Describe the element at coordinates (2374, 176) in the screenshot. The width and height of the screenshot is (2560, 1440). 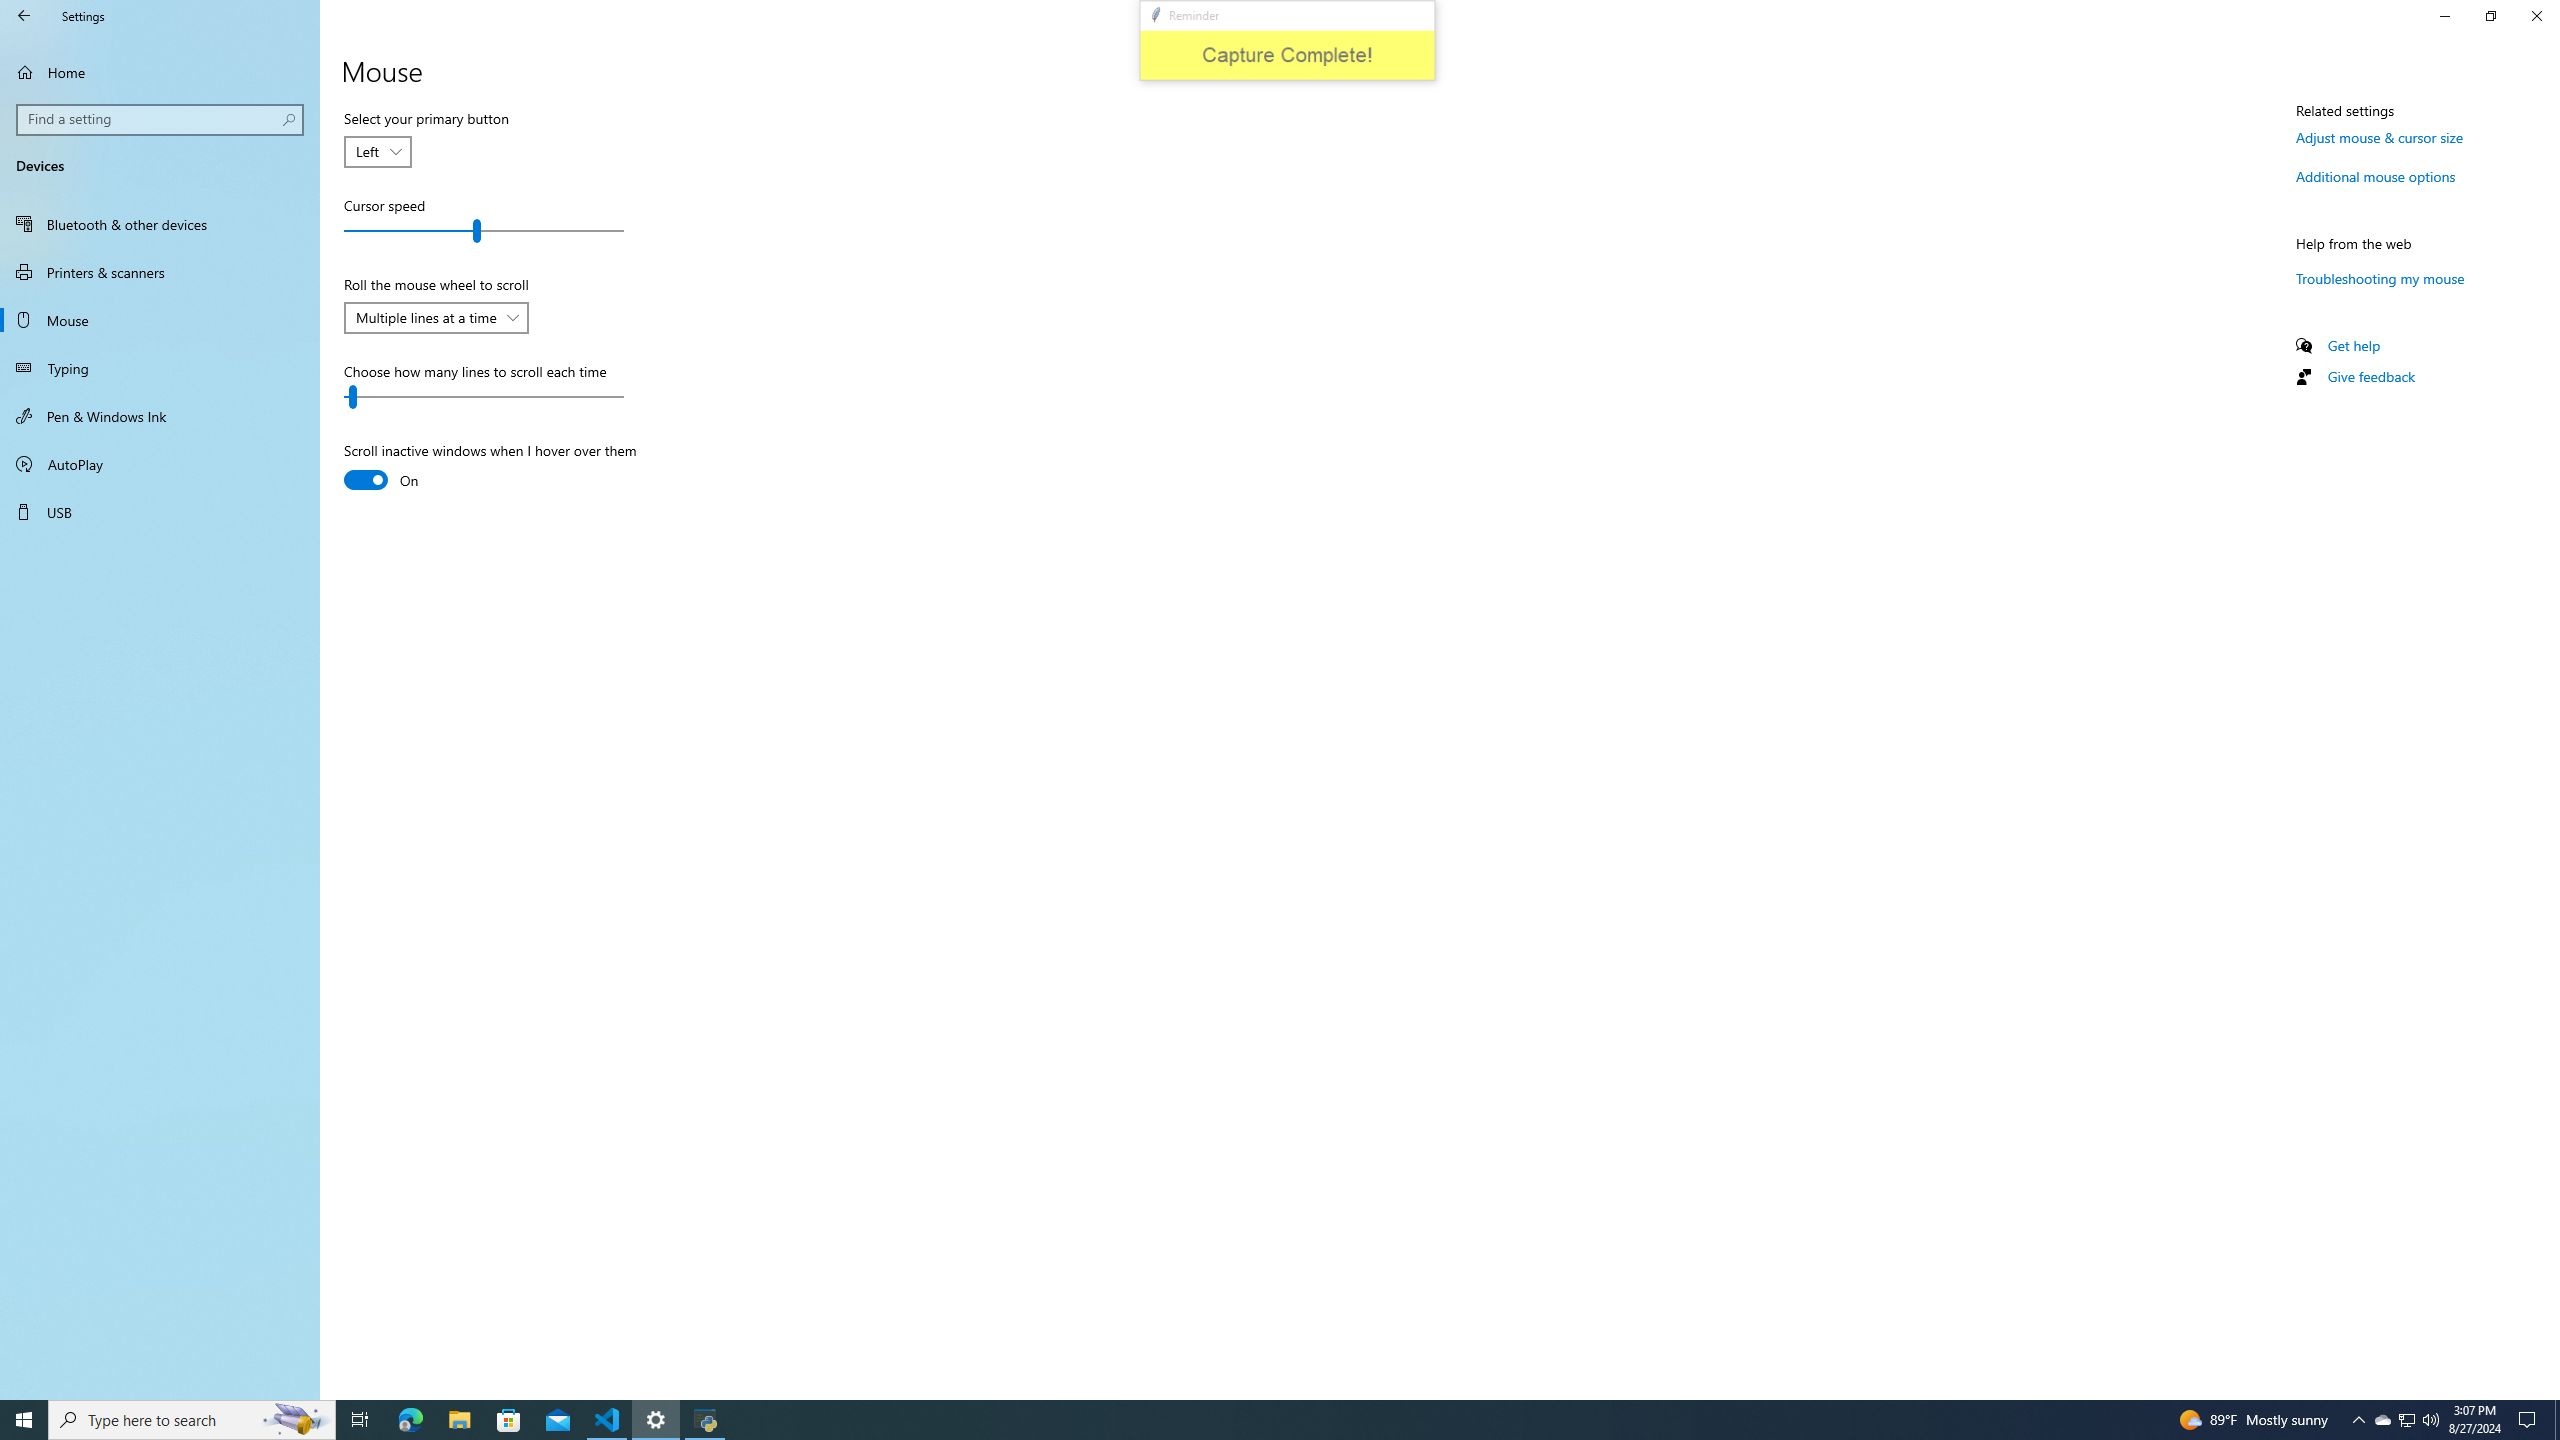
I see `'Additional mouse options'` at that location.